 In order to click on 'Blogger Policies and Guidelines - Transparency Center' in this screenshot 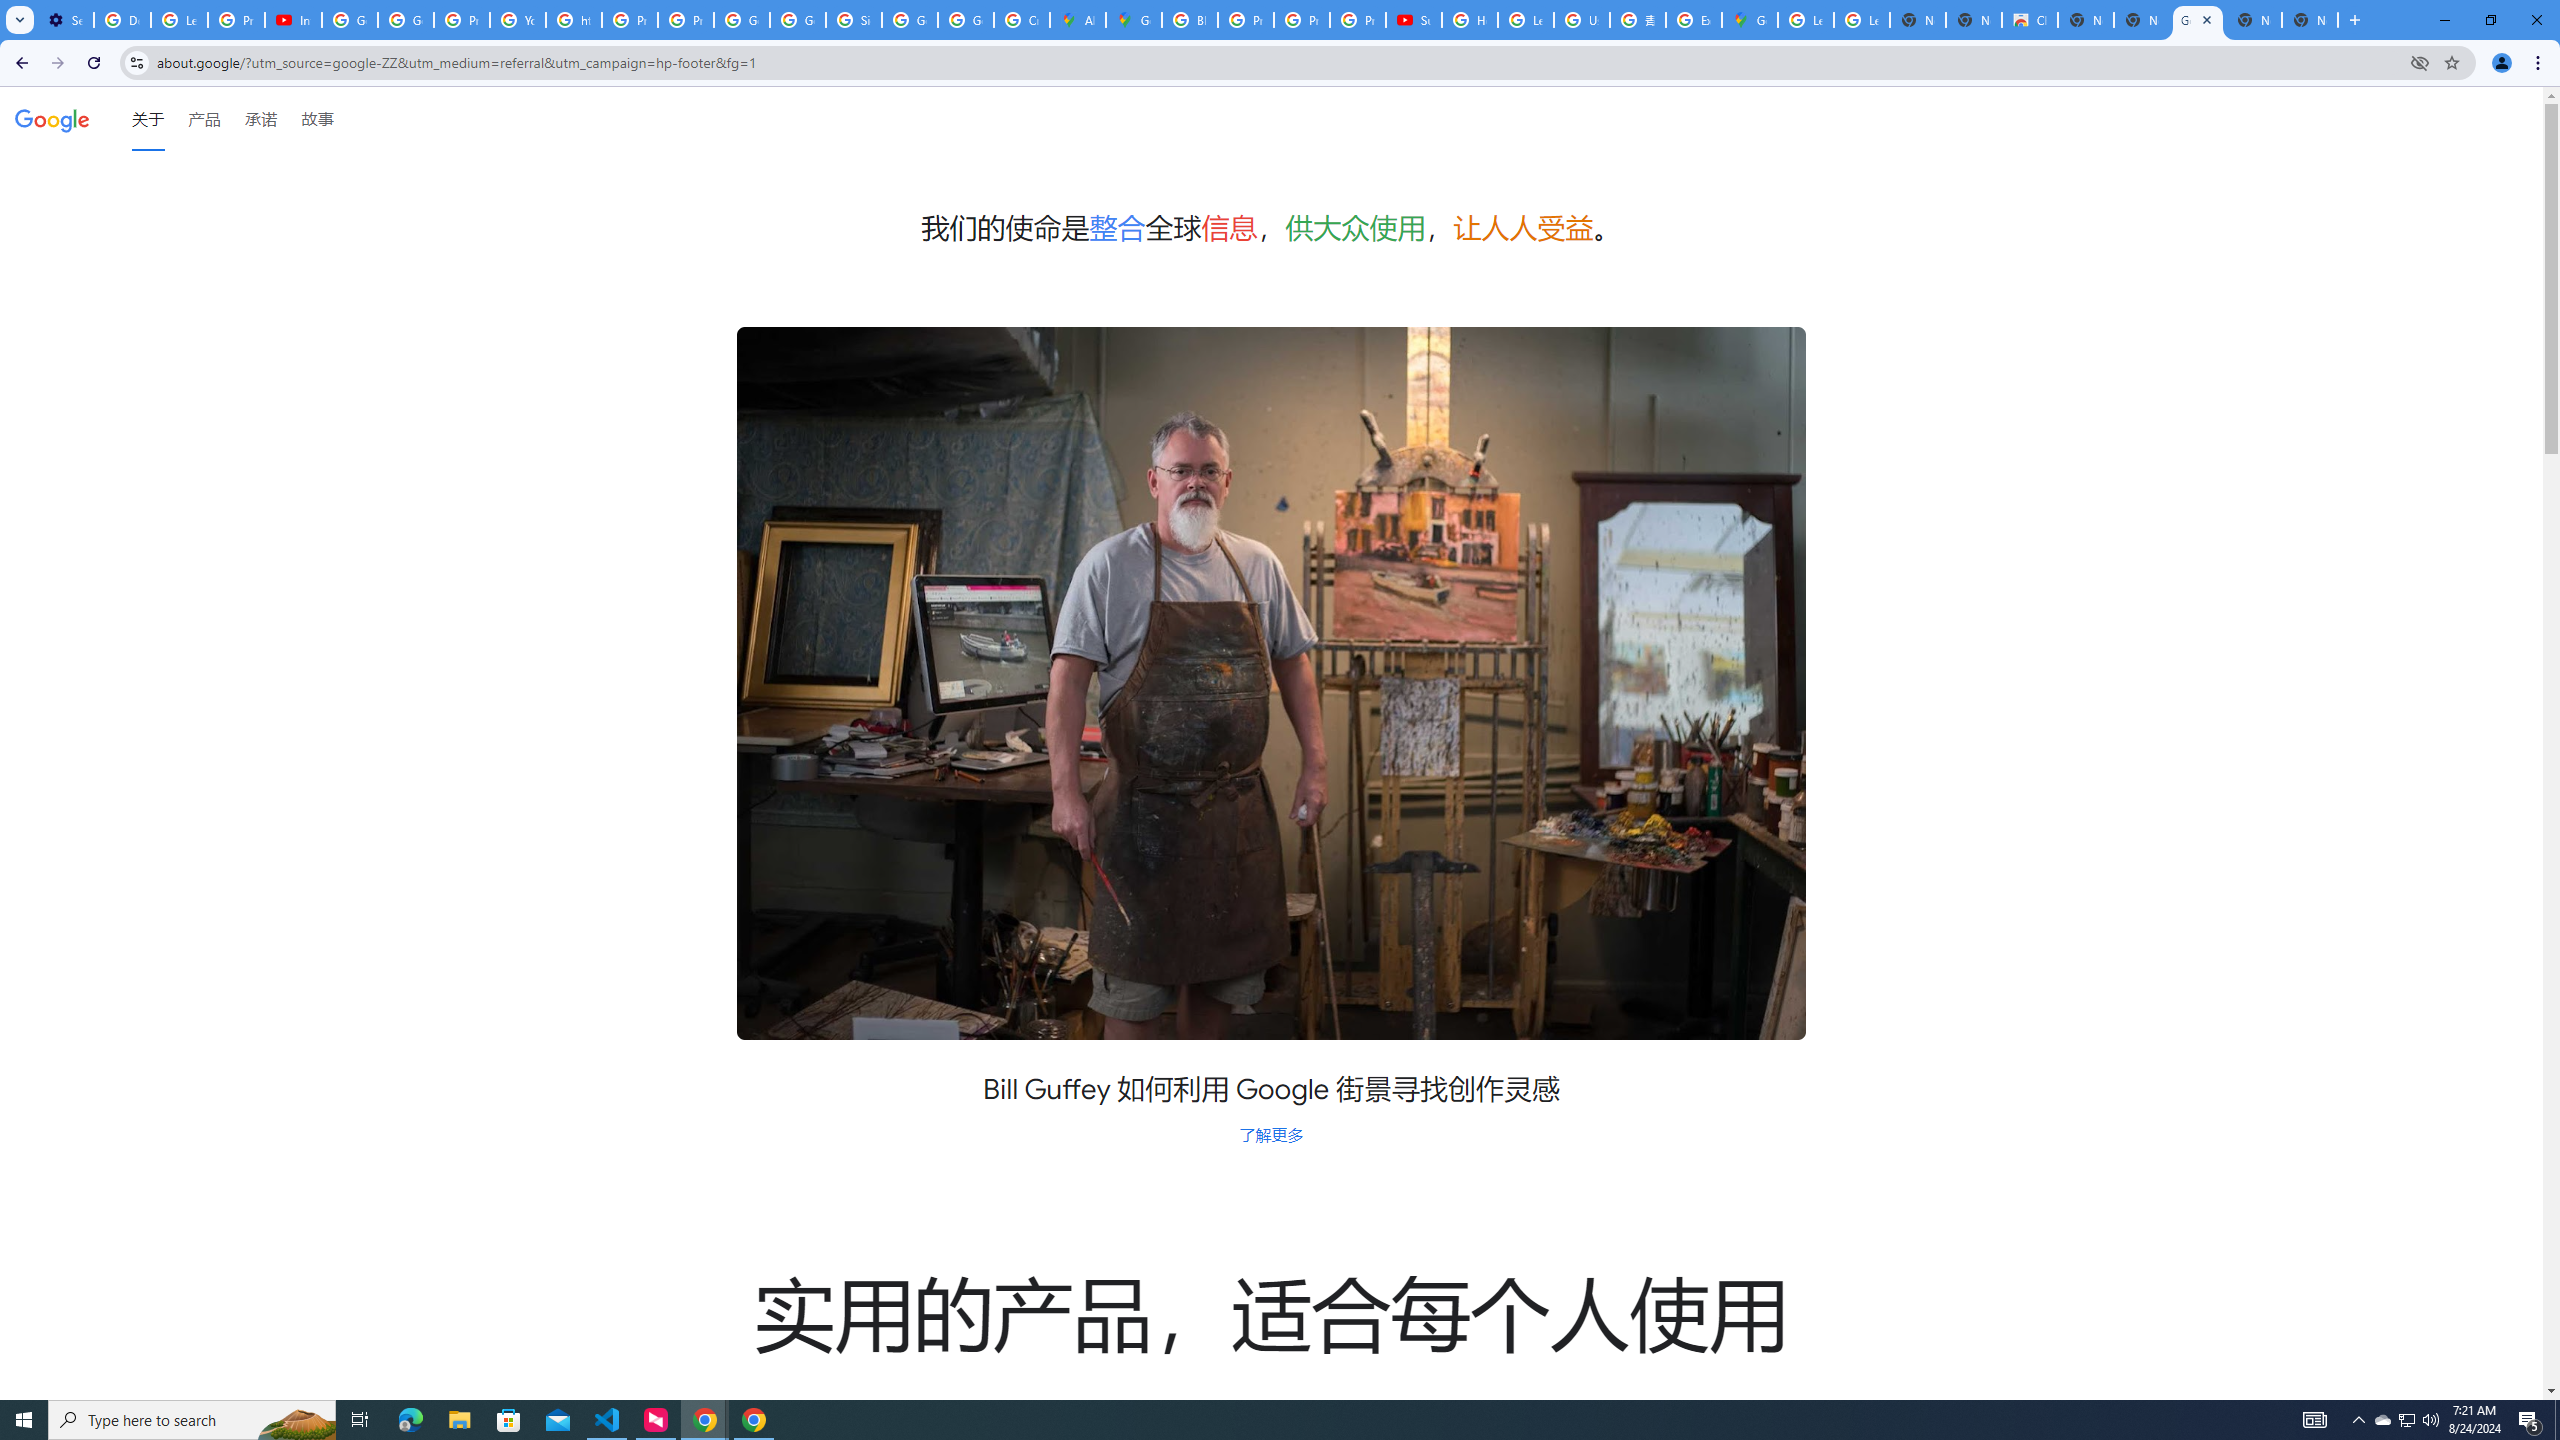, I will do `click(1189, 19)`.